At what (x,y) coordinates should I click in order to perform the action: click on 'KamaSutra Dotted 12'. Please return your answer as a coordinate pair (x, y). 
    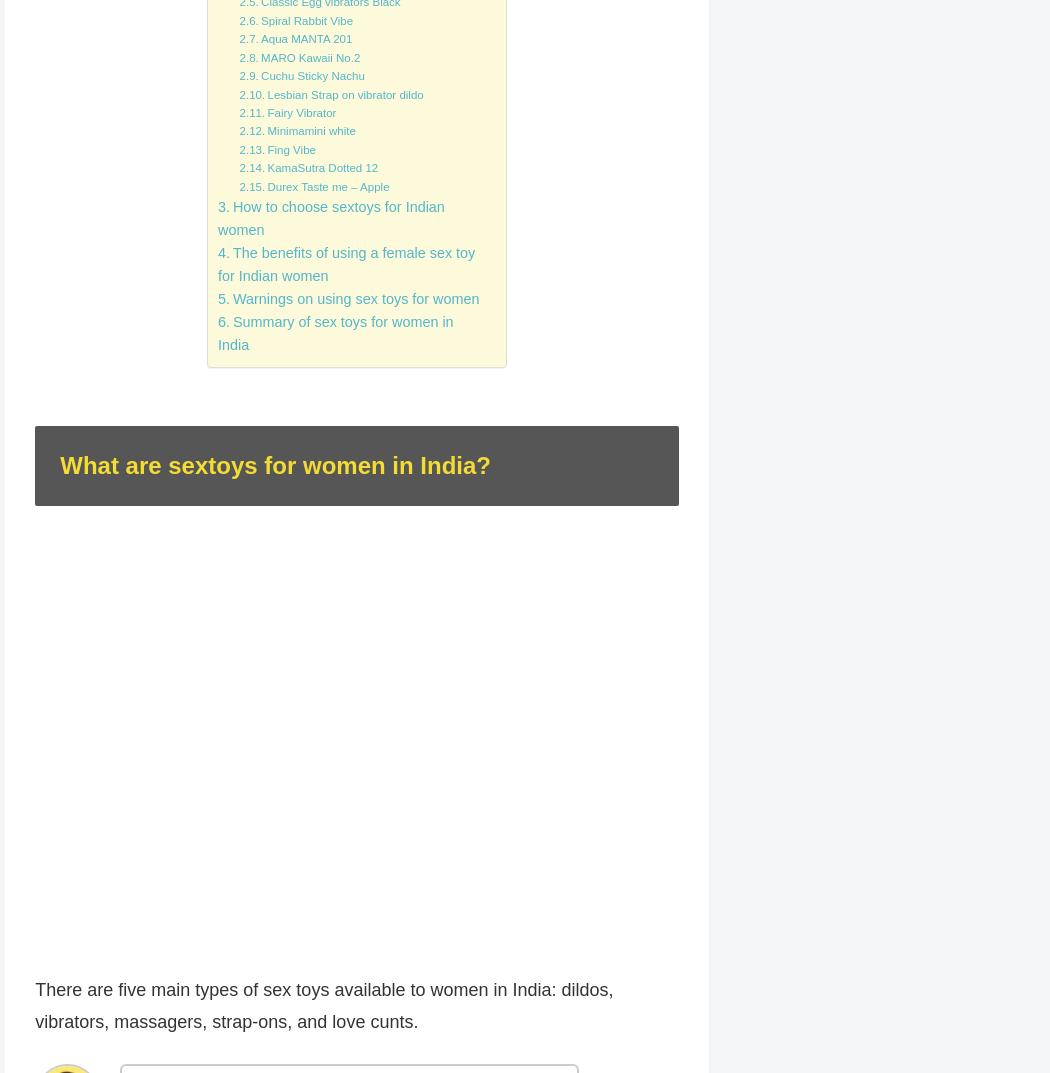
    Looking at the image, I should click on (322, 167).